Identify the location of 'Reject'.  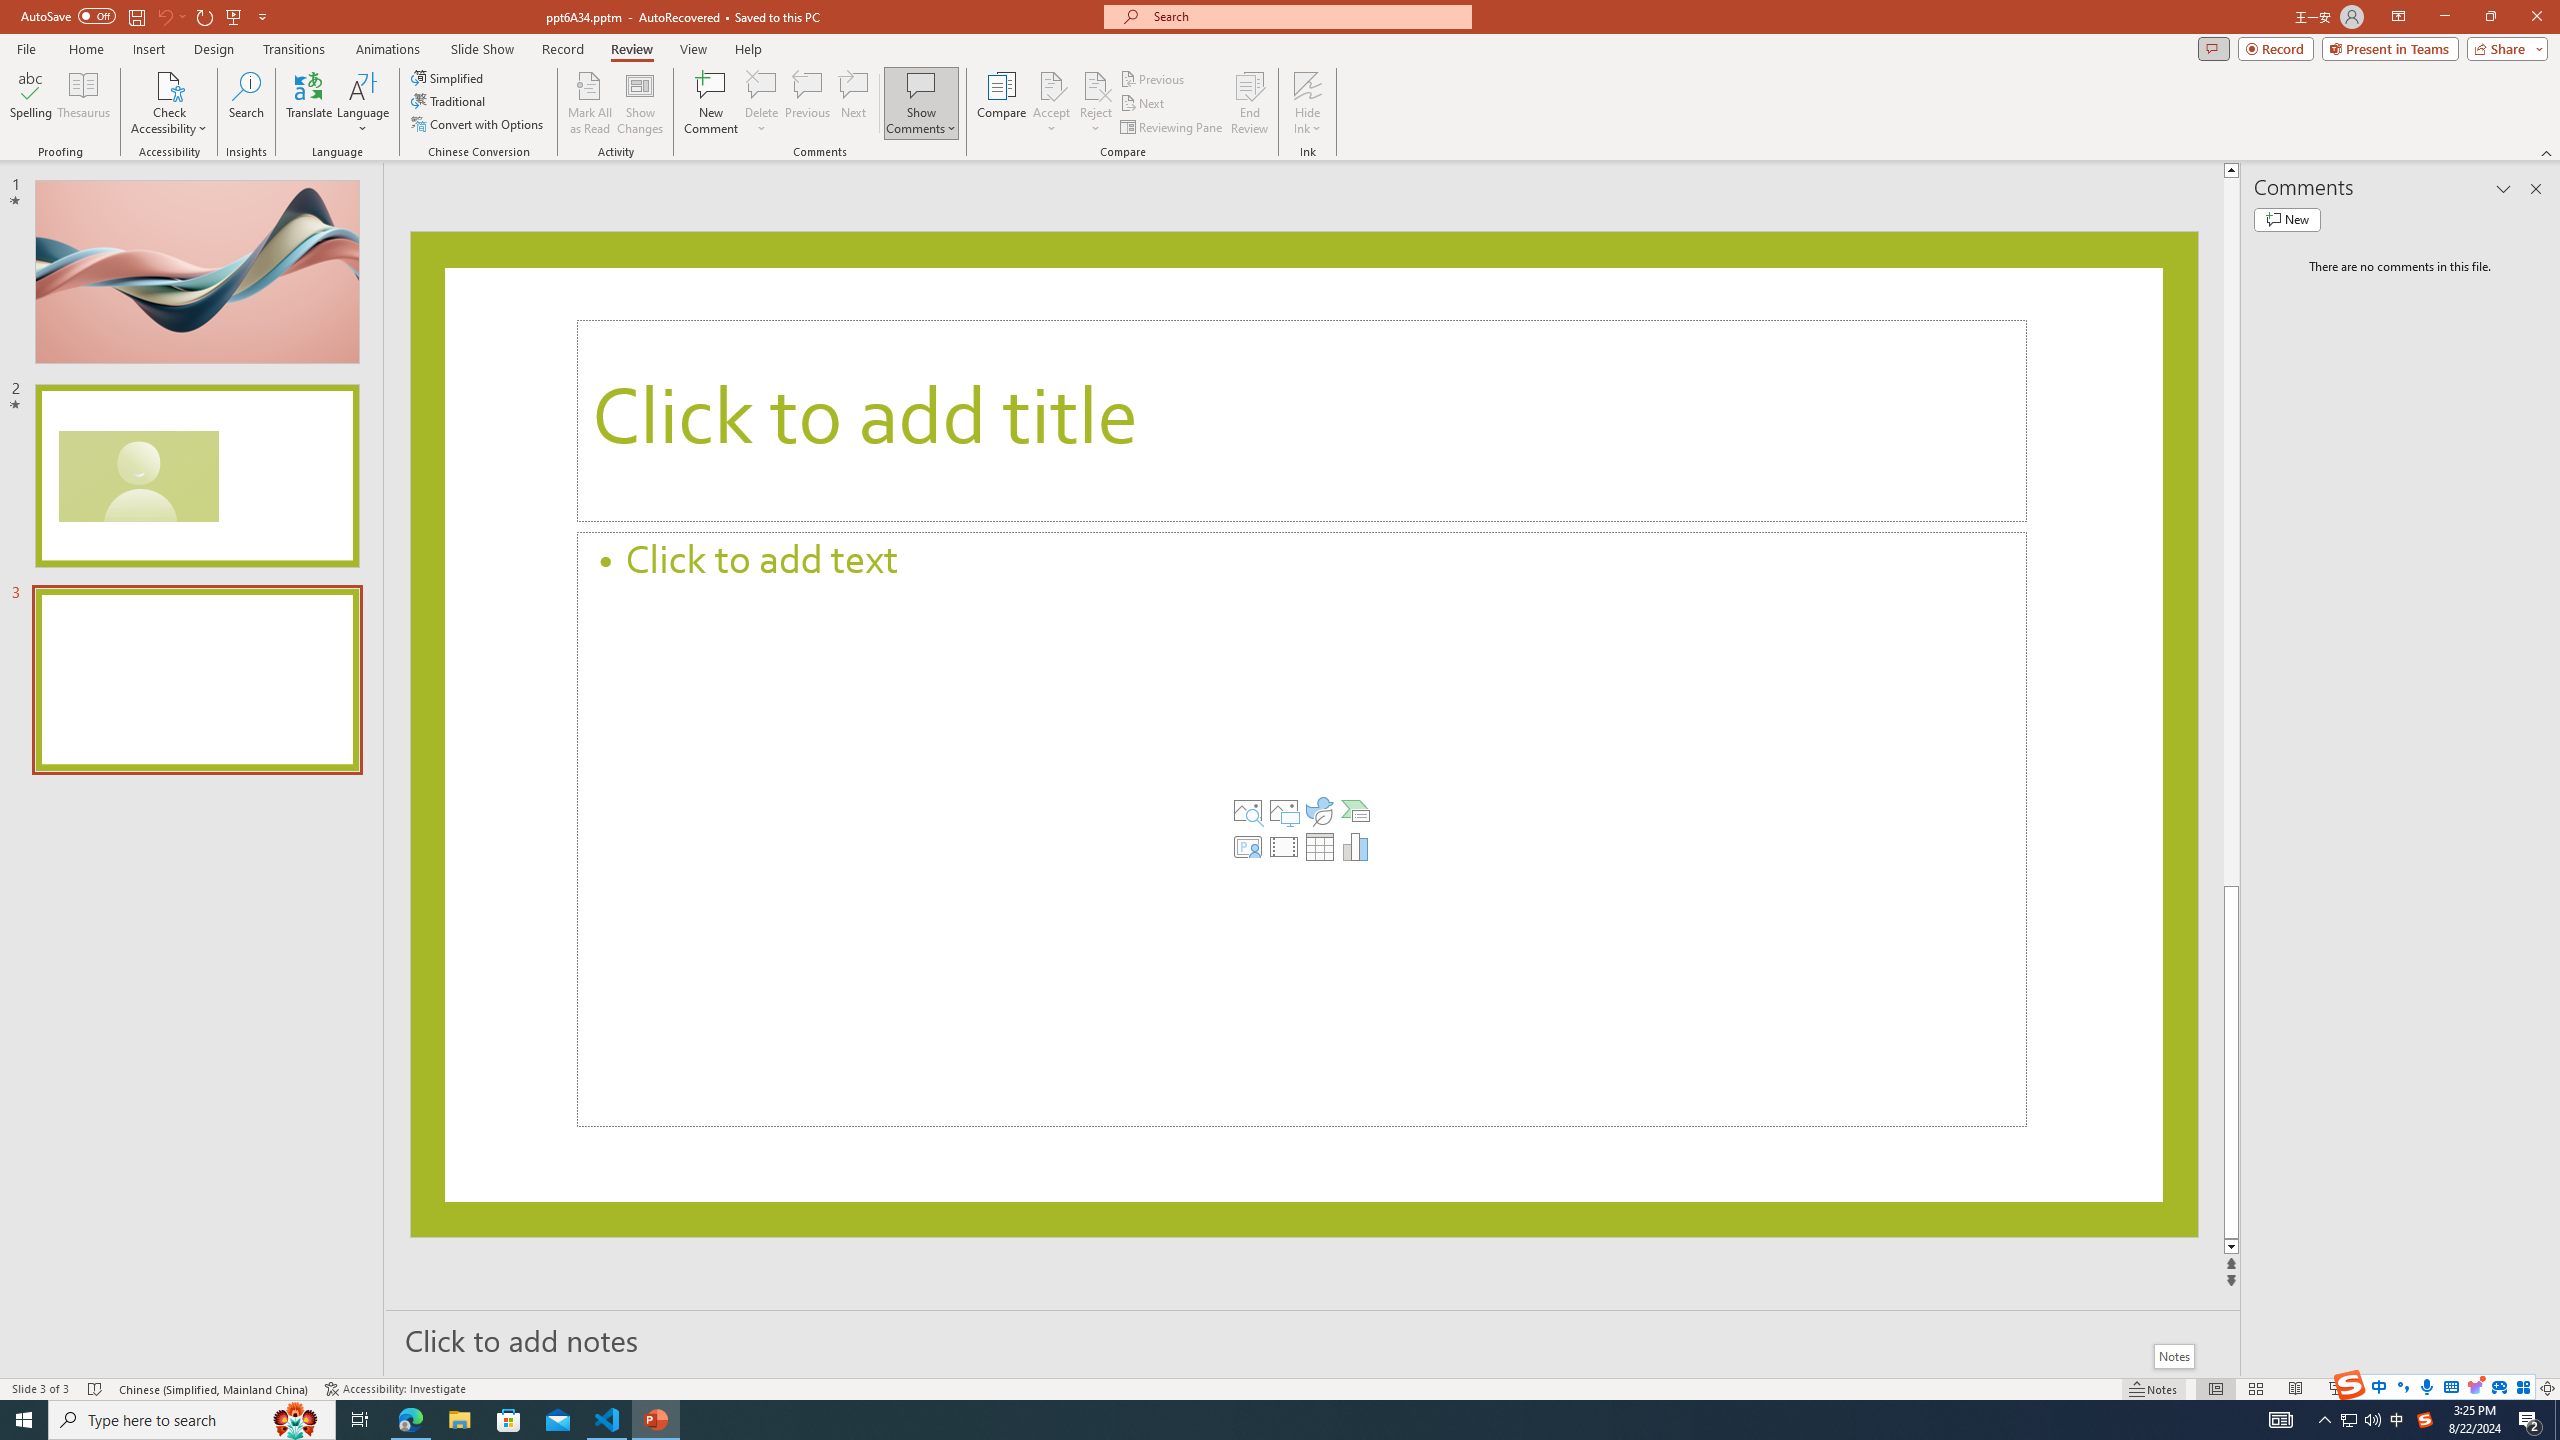
(1094, 103).